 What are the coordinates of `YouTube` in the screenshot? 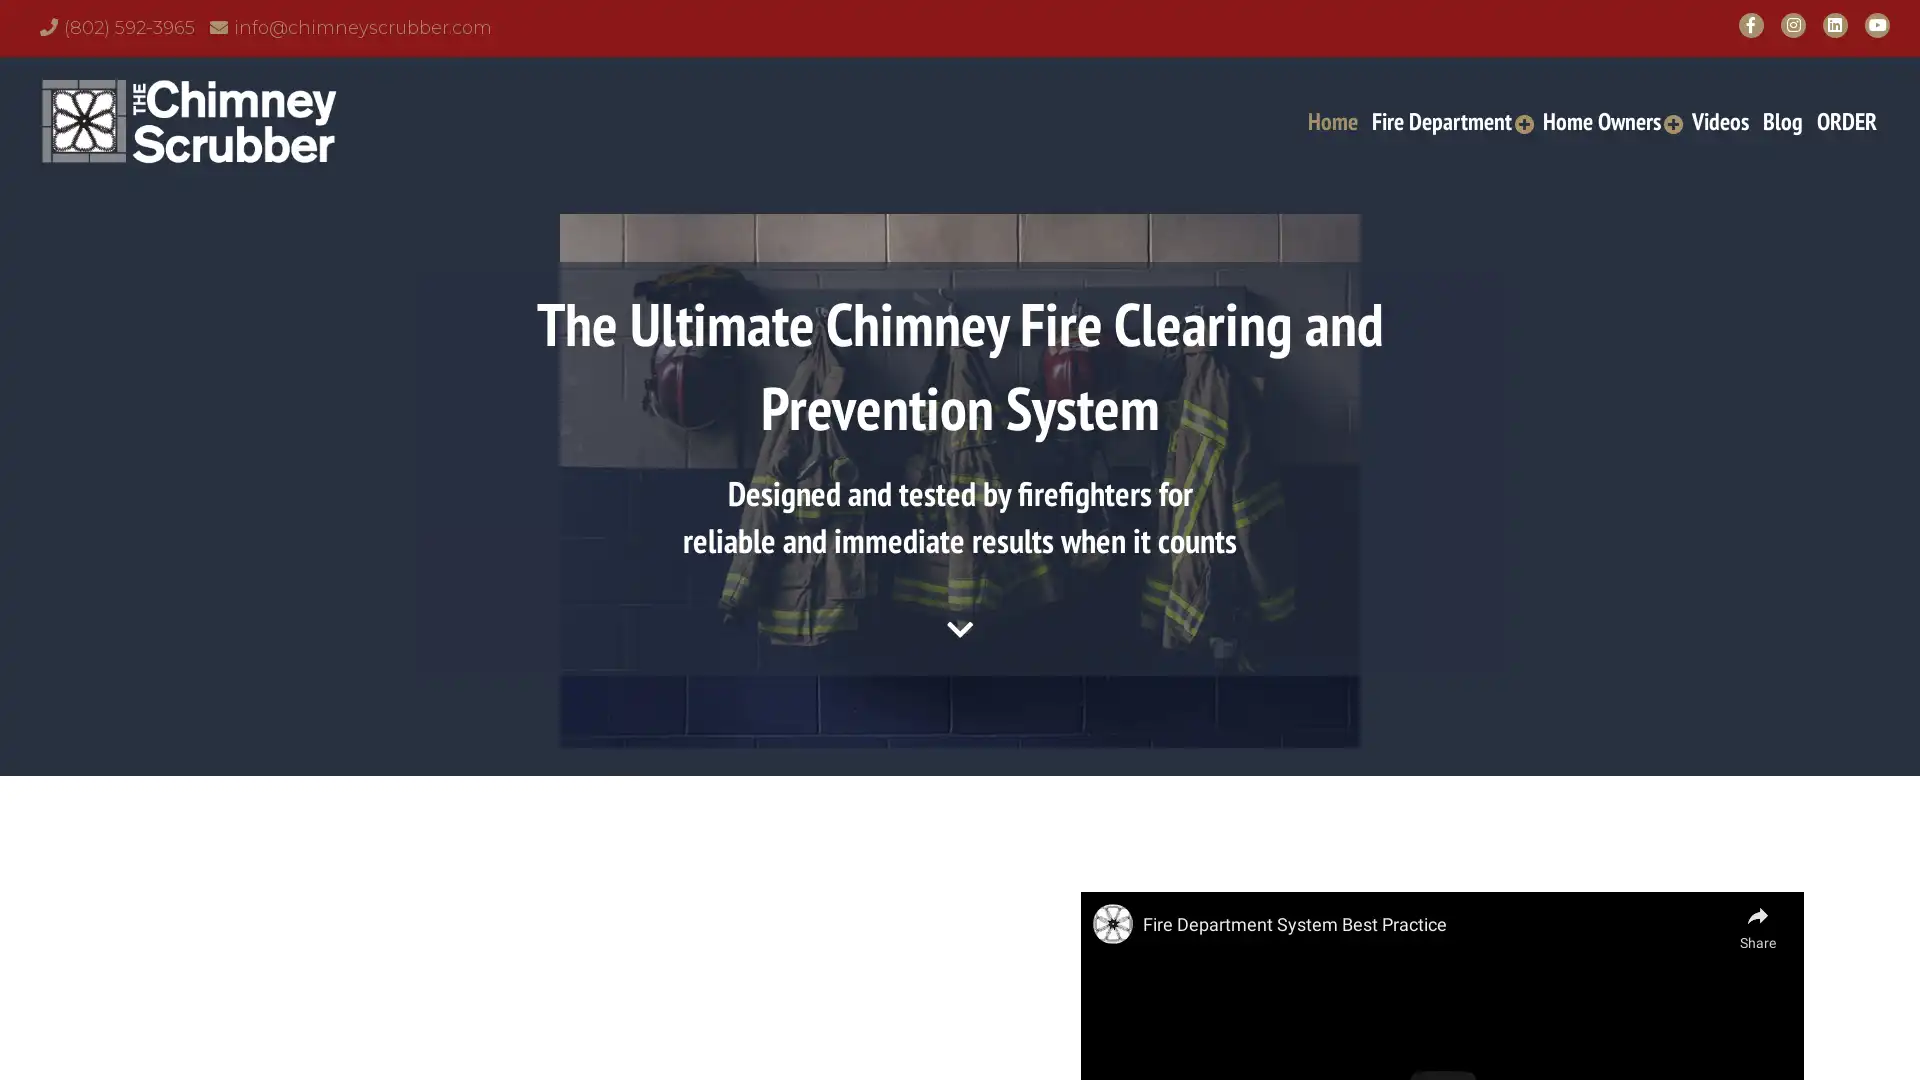 It's located at (1876, 22).